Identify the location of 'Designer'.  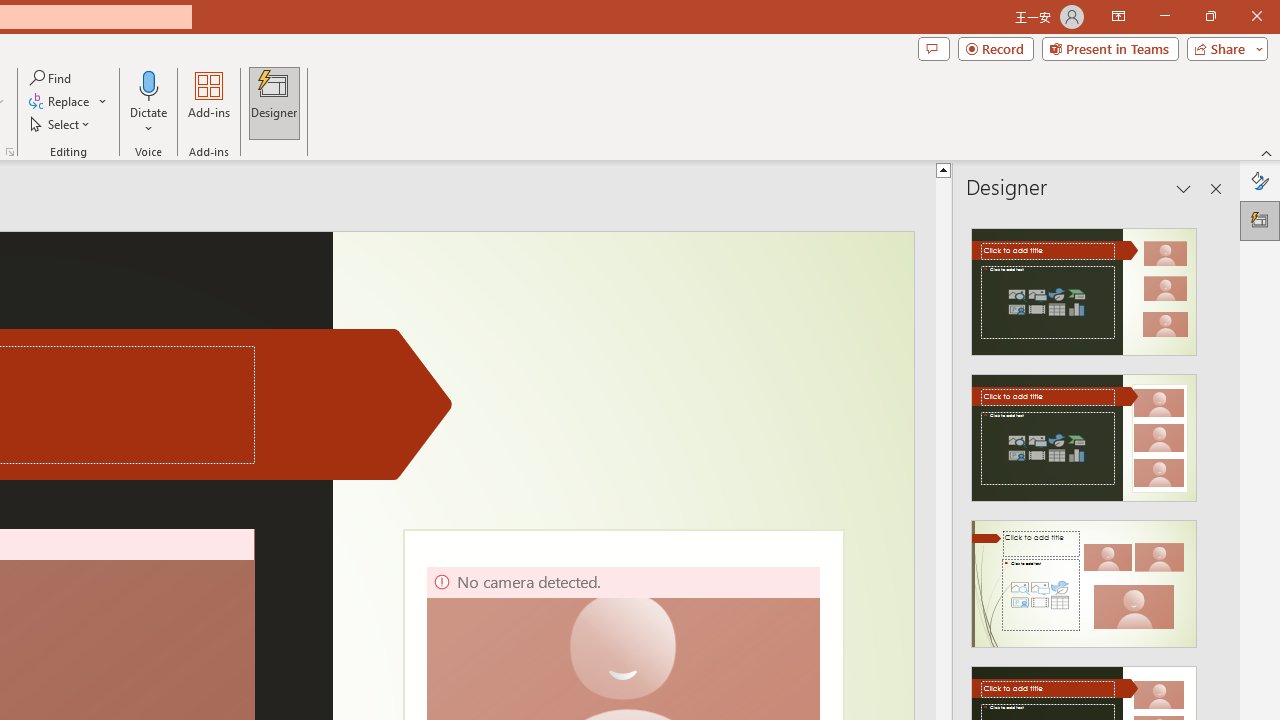
(273, 103).